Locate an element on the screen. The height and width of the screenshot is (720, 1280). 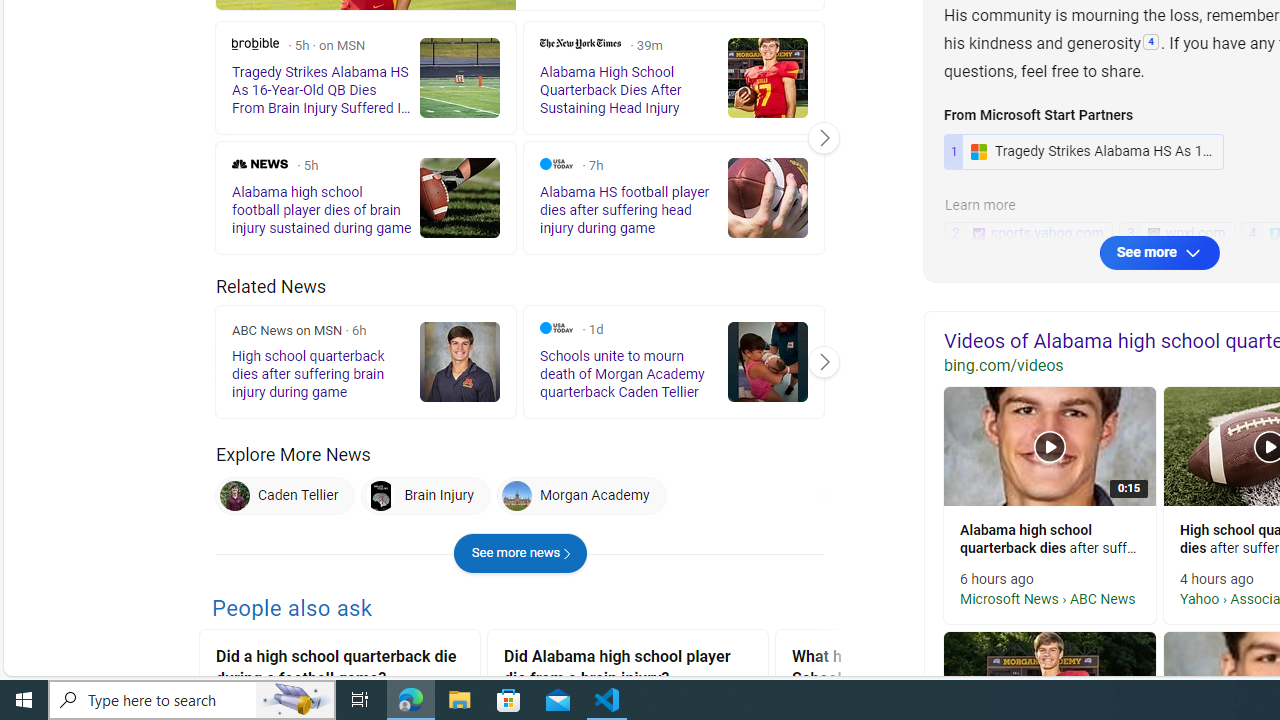
'Related News' is located at coordinates (270, 286).